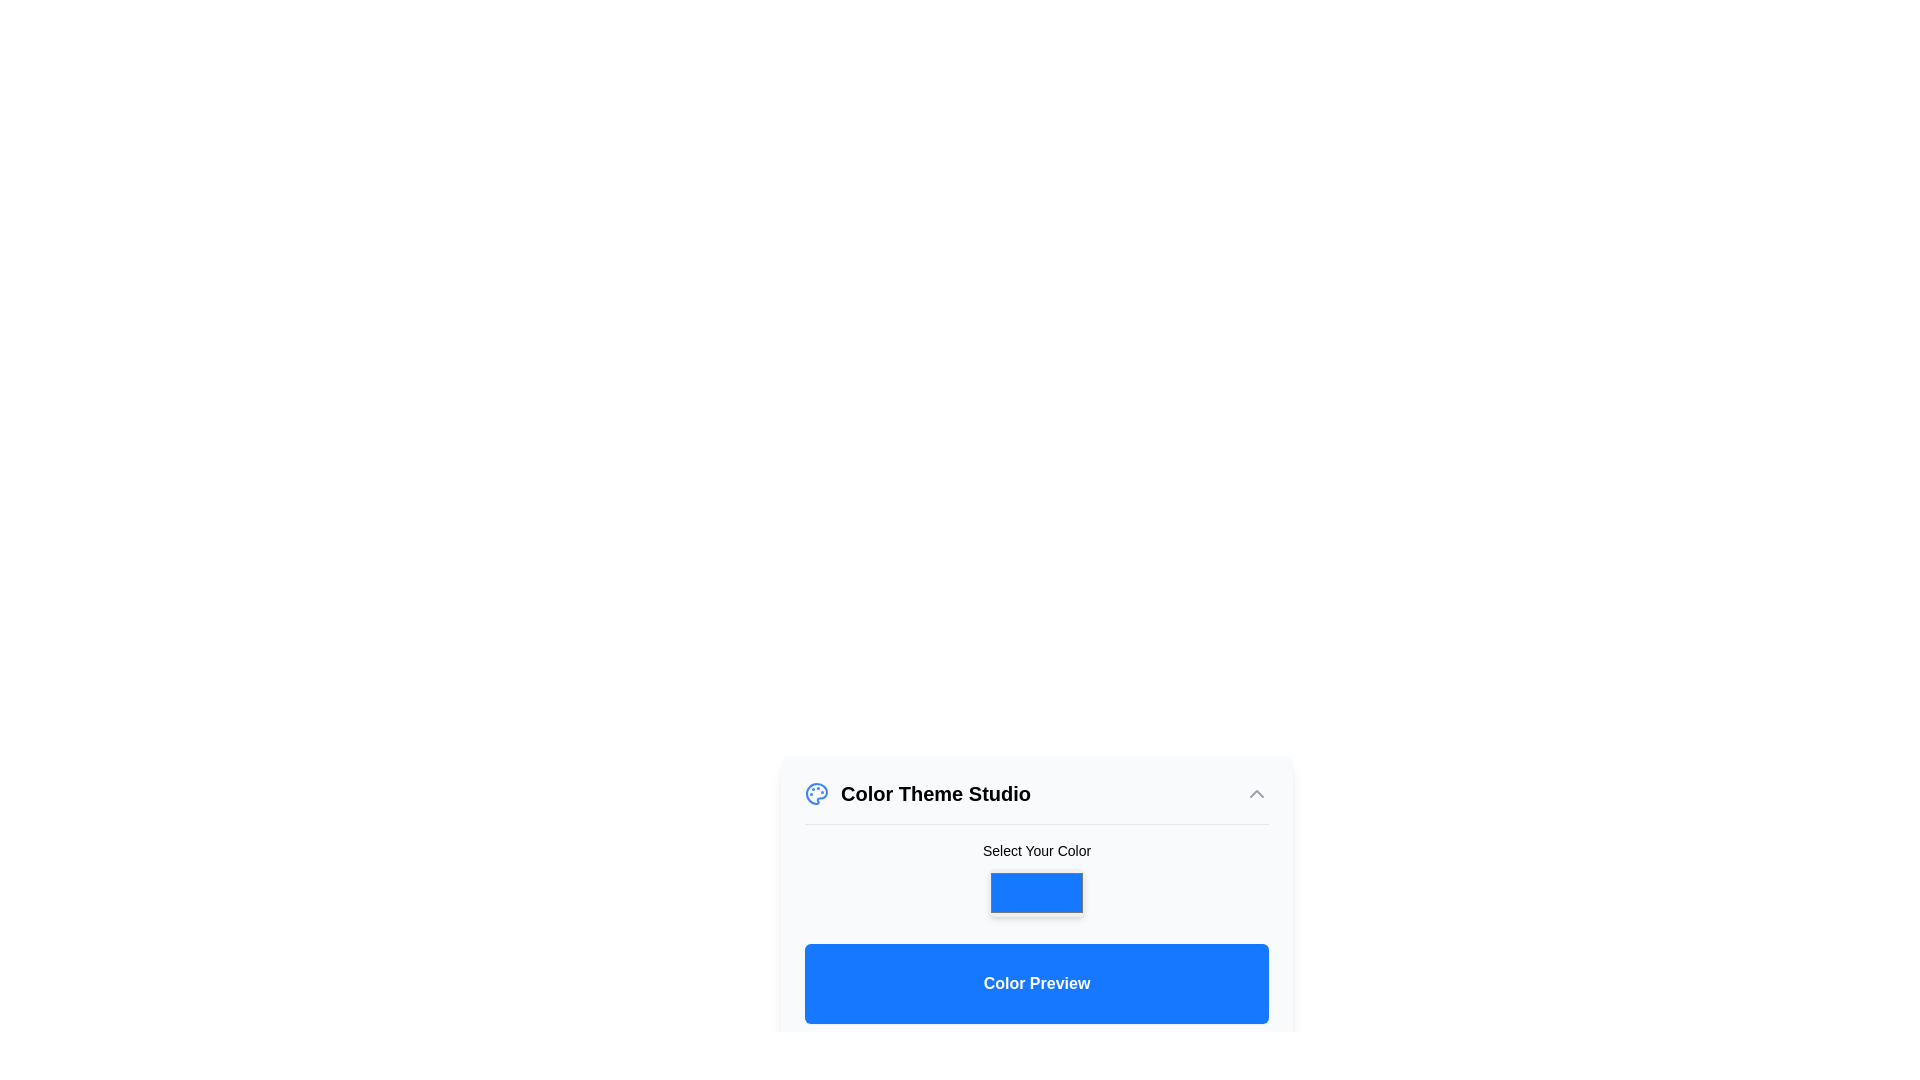  I want to click on the Text Label displaying 'Color Theme Studio', which features a blue palette icon and is positioned to the left of the 'Toggle Panel' icon, so click(916, 793).